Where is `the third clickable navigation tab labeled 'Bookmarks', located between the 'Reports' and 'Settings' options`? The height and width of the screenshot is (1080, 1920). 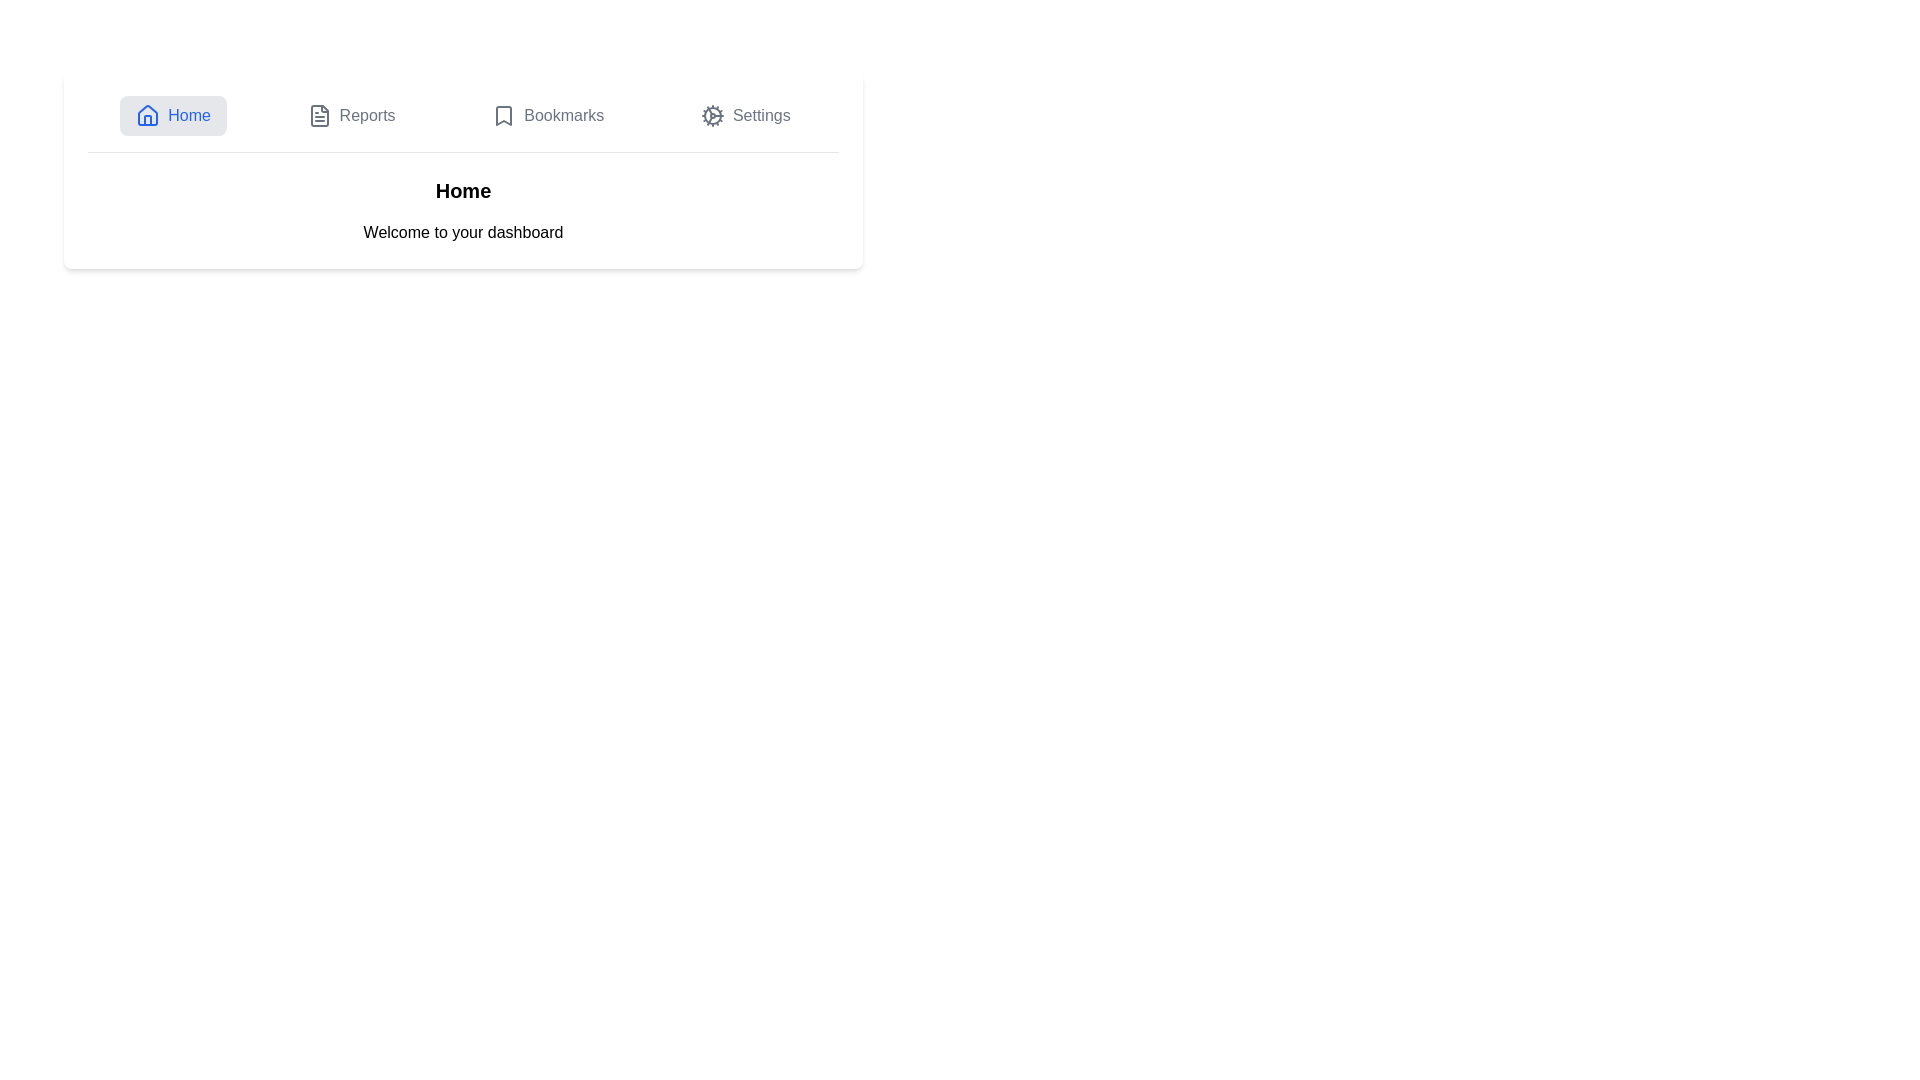 the third clickable navigation tab labeled 'Bookmarks', located between the 'Reports' and 'Settings' options is located at coordinates (548, 115).